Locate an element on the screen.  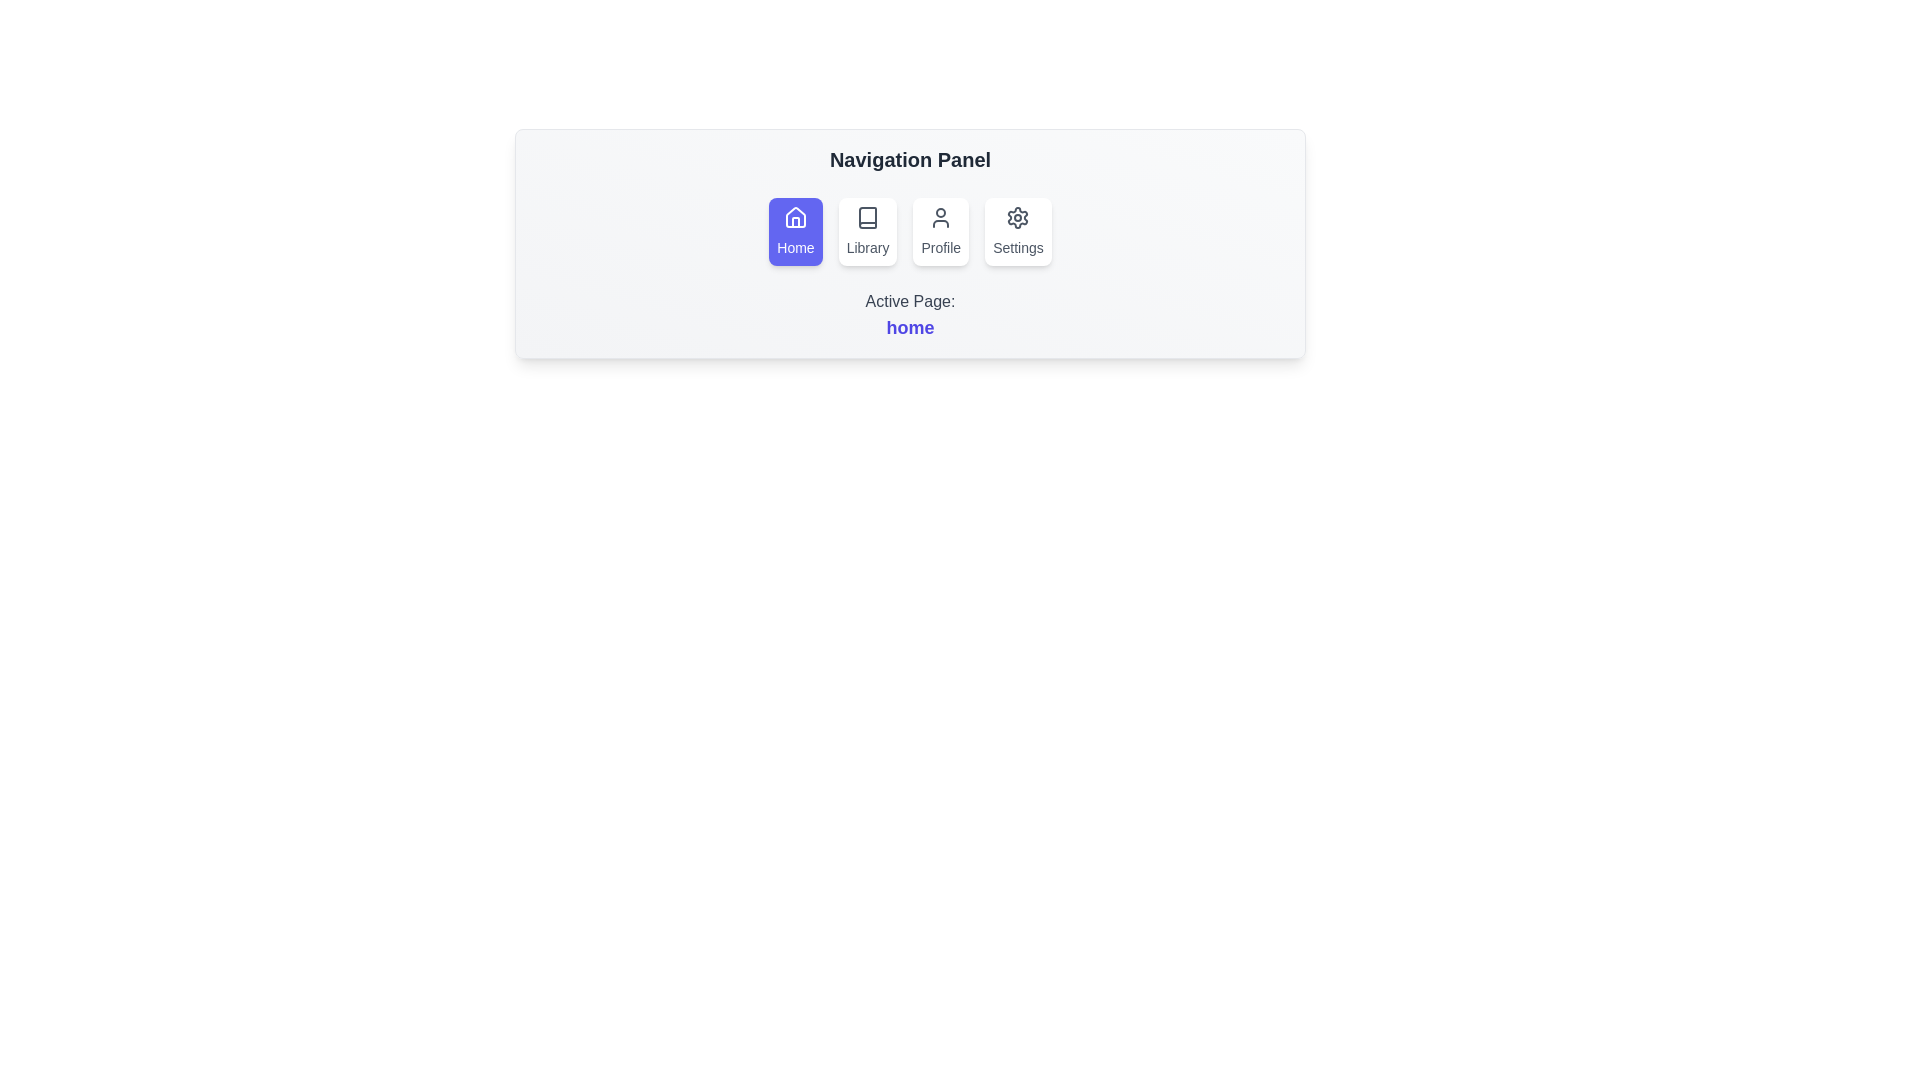
the gear-like settings icon located at the top-center of the interface is located at coordinates (1018, 218).